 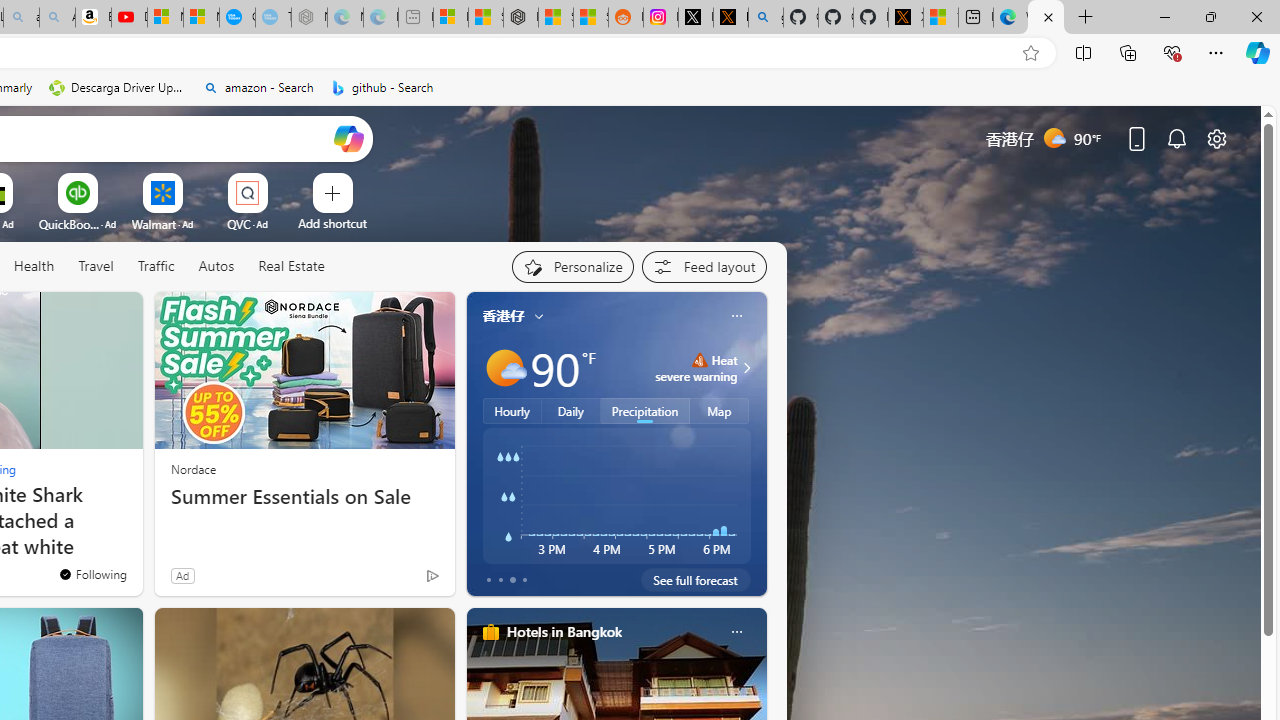 I want to click on 'Amazon Echo Dot PNG - Search Images - Sleeping', so click(x=57, y=17).